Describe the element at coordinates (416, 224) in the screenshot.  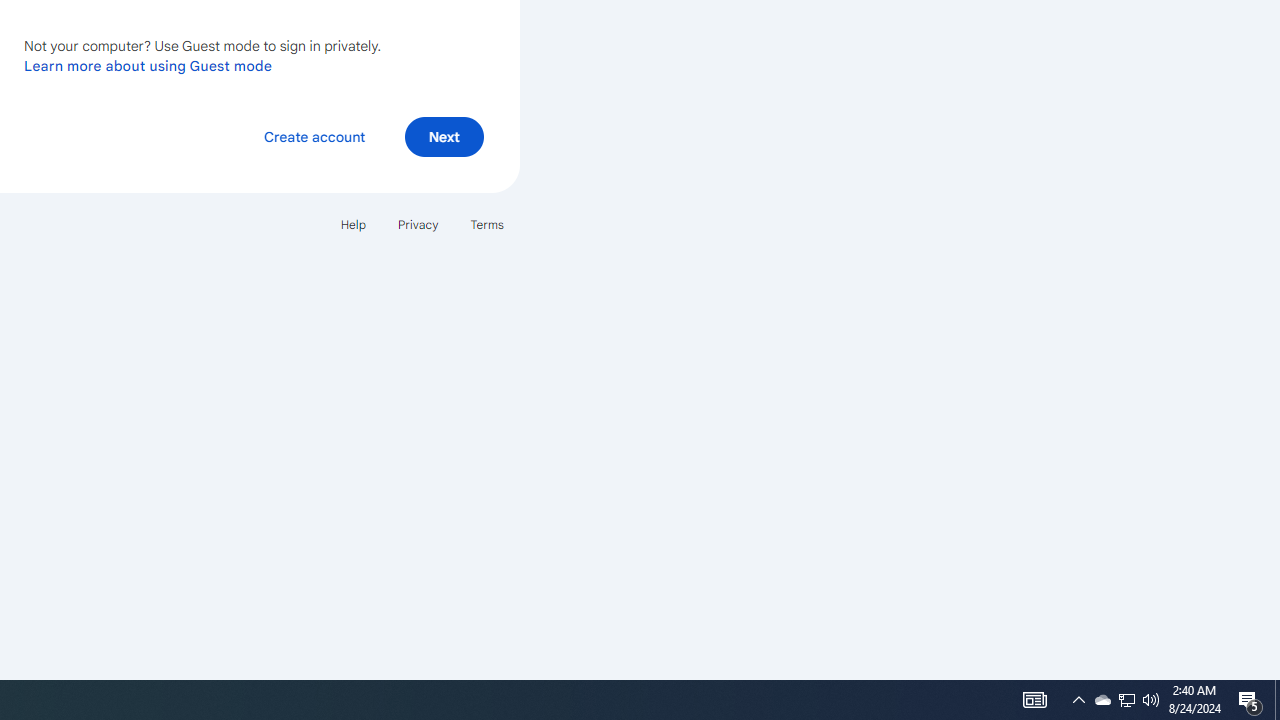
I see `'Privacy'` at that location.